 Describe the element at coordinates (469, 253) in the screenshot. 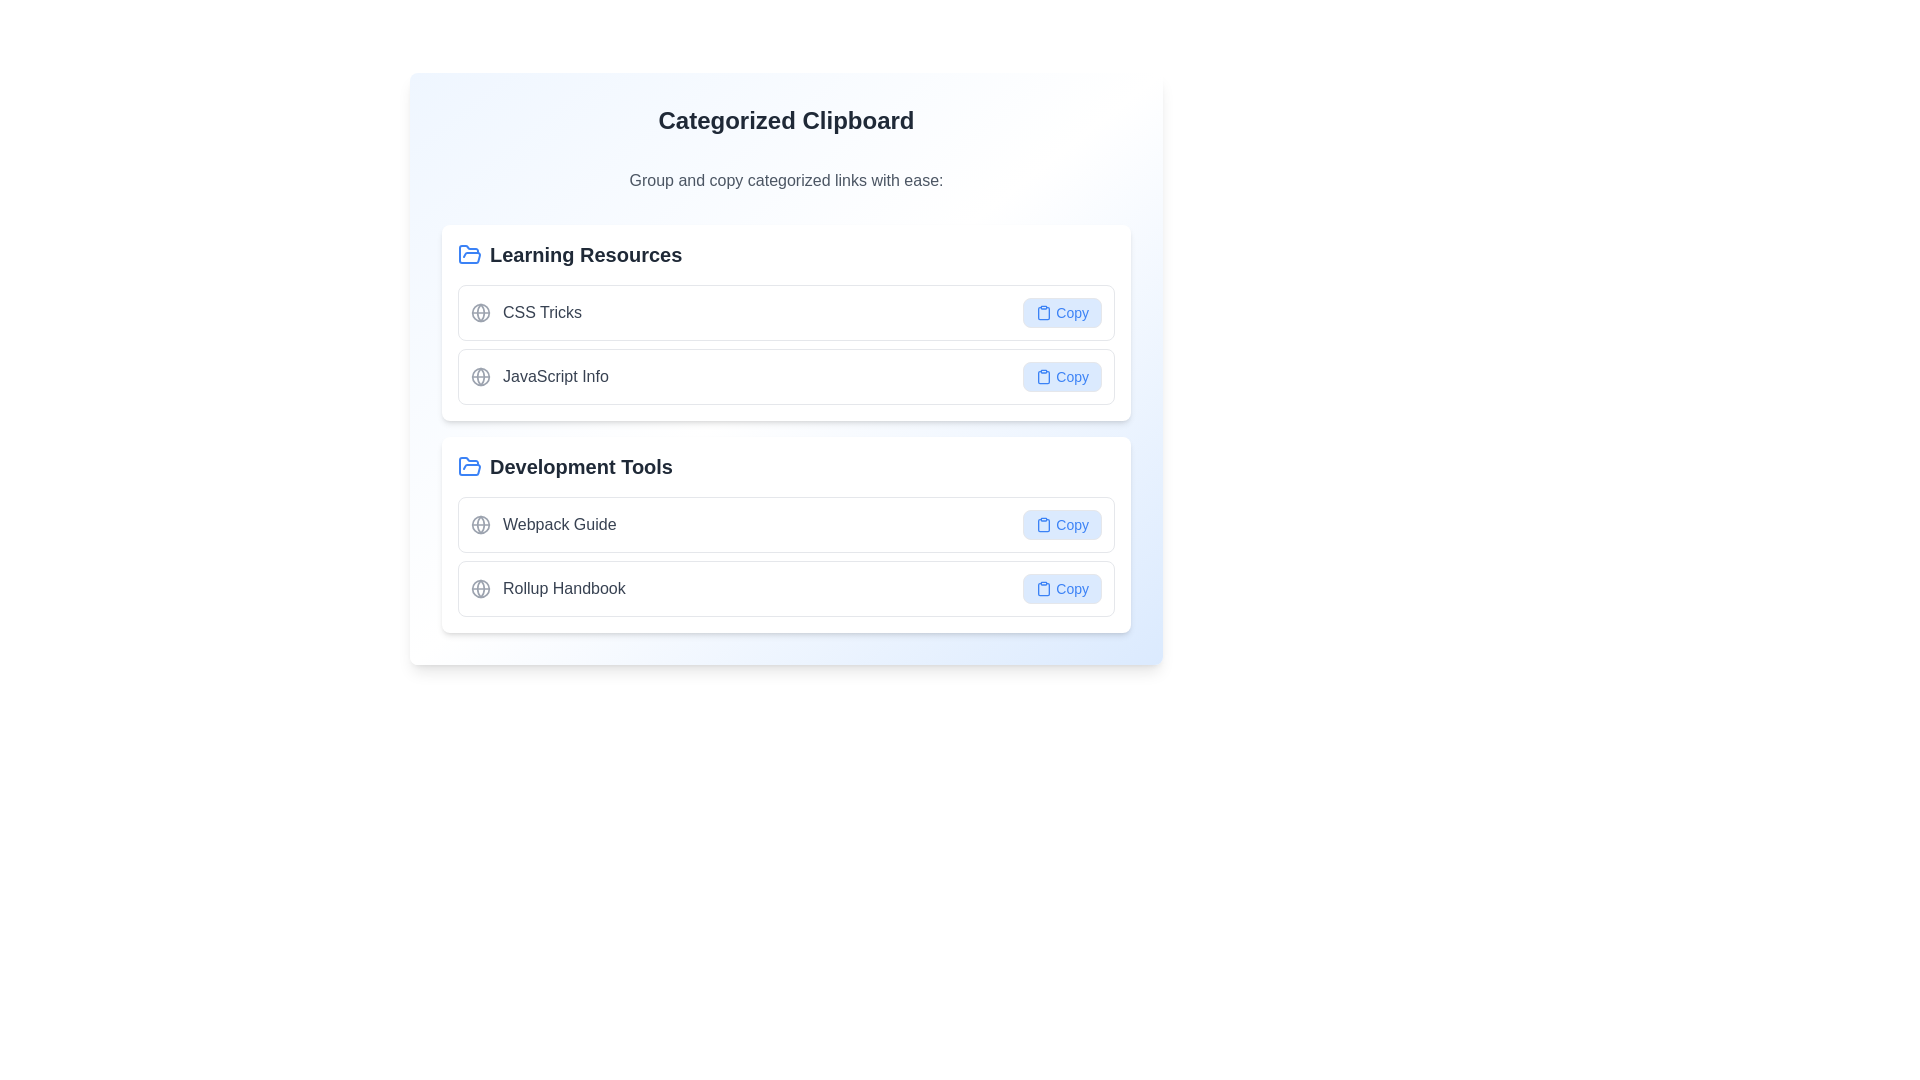

I see `the decorative icon representing 'Learning Resources', which is positioned before the text label 'Learning Resources' at the top-left section of the page` at that location.